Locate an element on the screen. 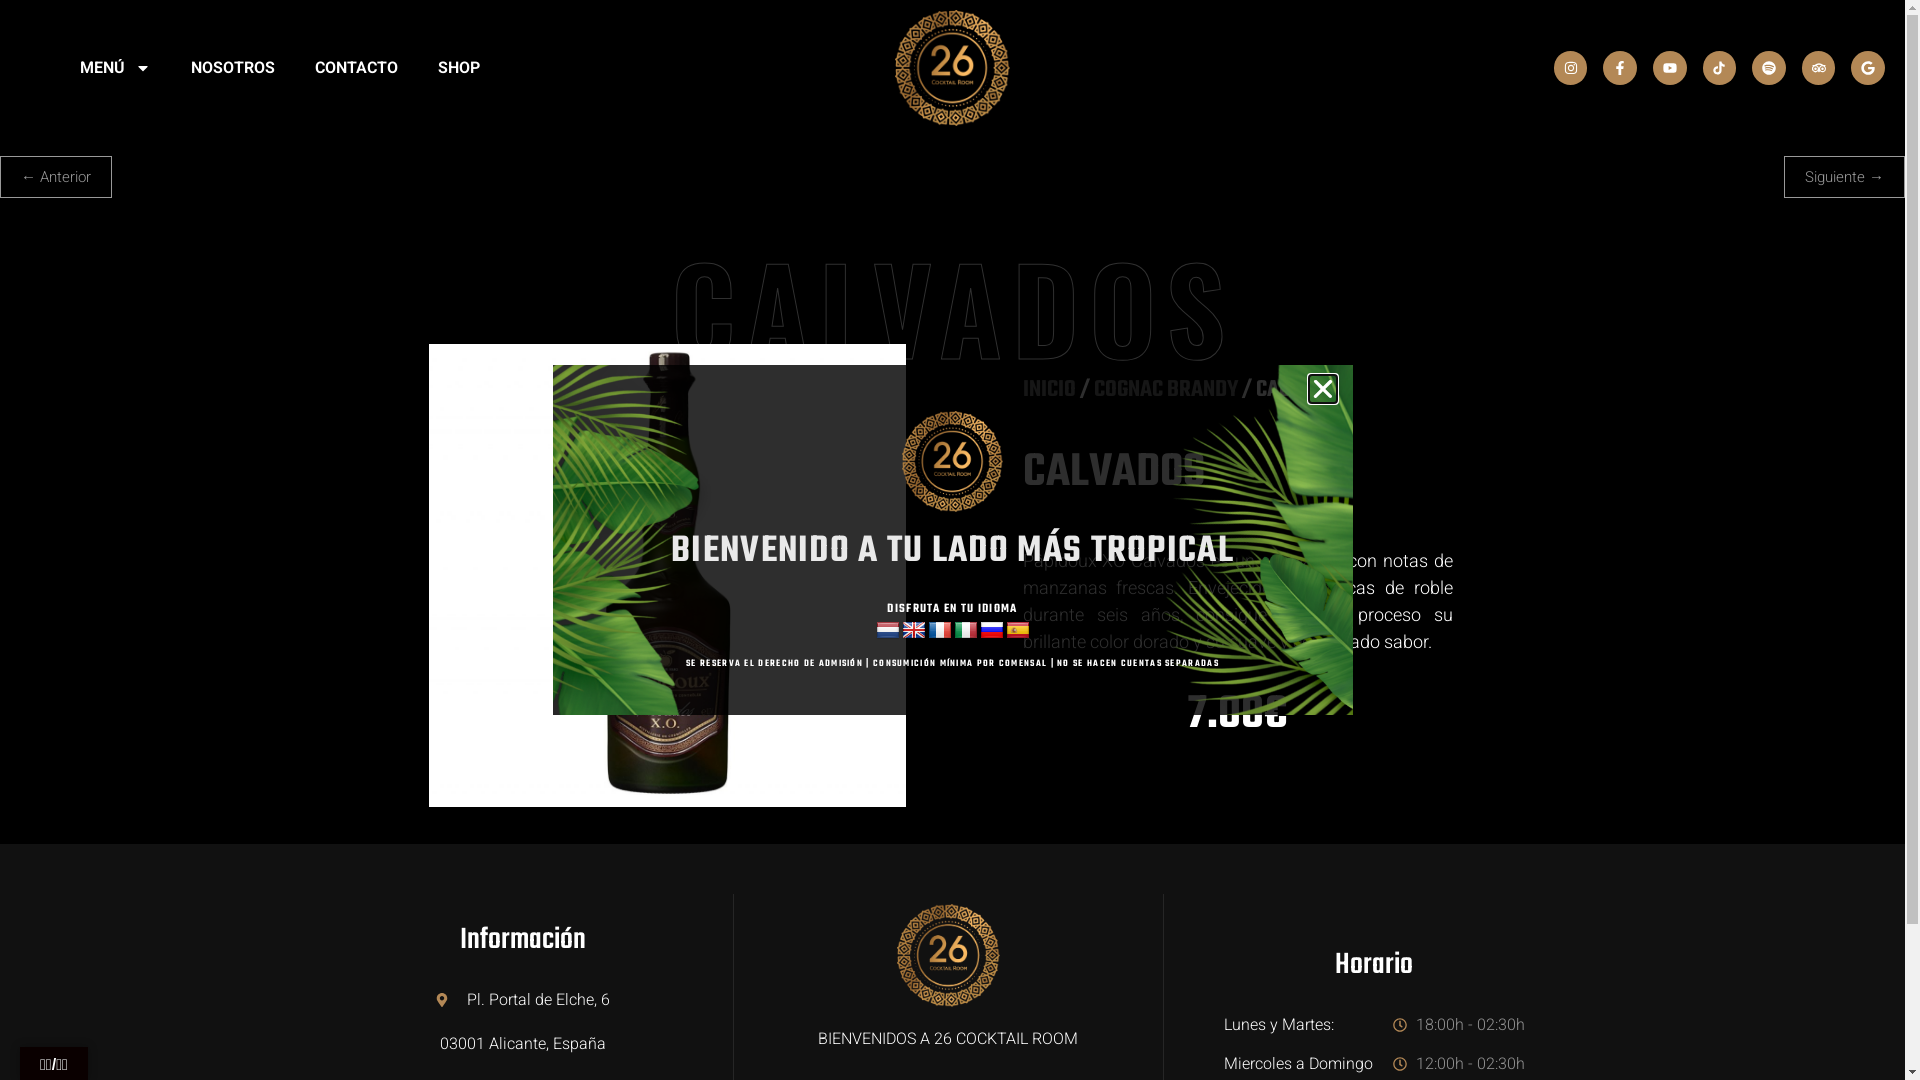 This screenshot has height=1080, width=1920. 'INICIO' is located at coordinates (1047, 389).